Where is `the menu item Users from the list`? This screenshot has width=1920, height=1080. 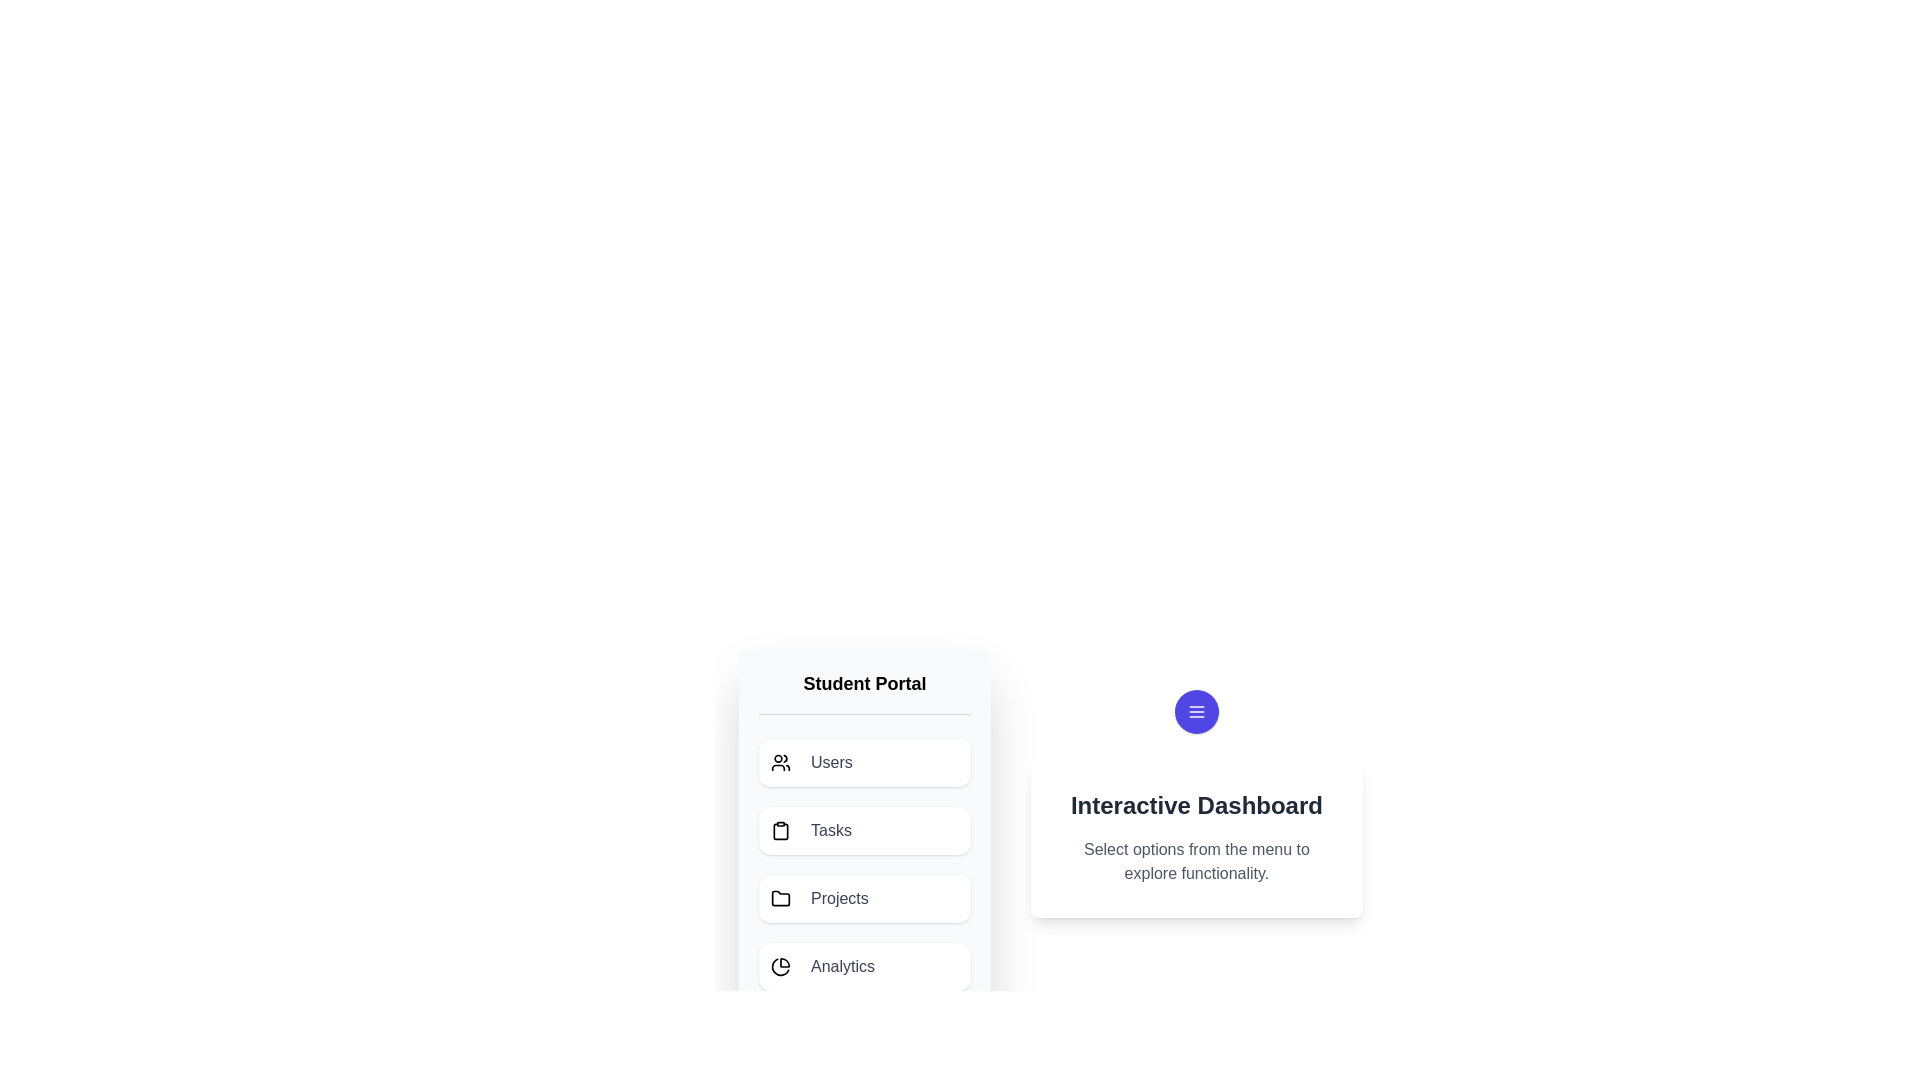
the menu item Users from the list is located at coordinates (864, 763).